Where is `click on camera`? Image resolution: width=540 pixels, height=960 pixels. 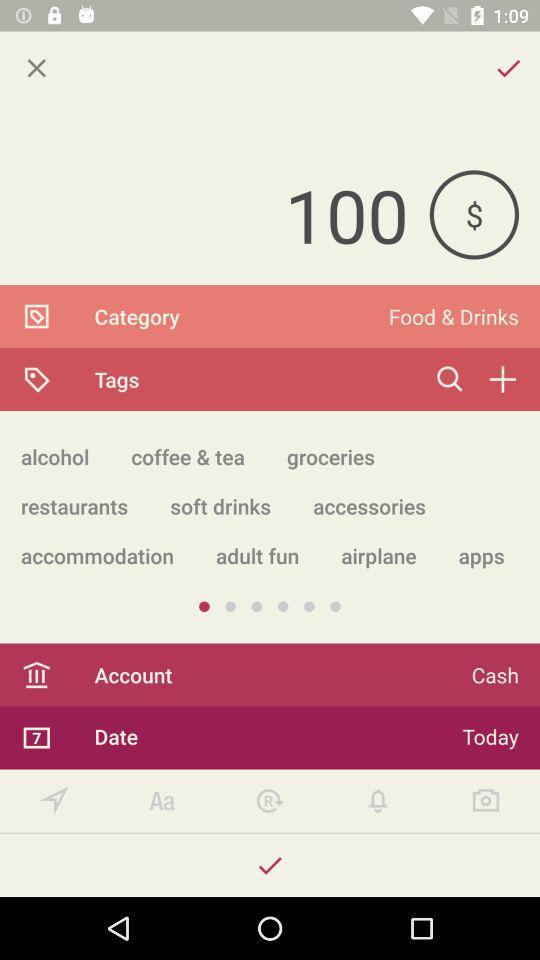
click on camera is located at coordinates (485, 801).